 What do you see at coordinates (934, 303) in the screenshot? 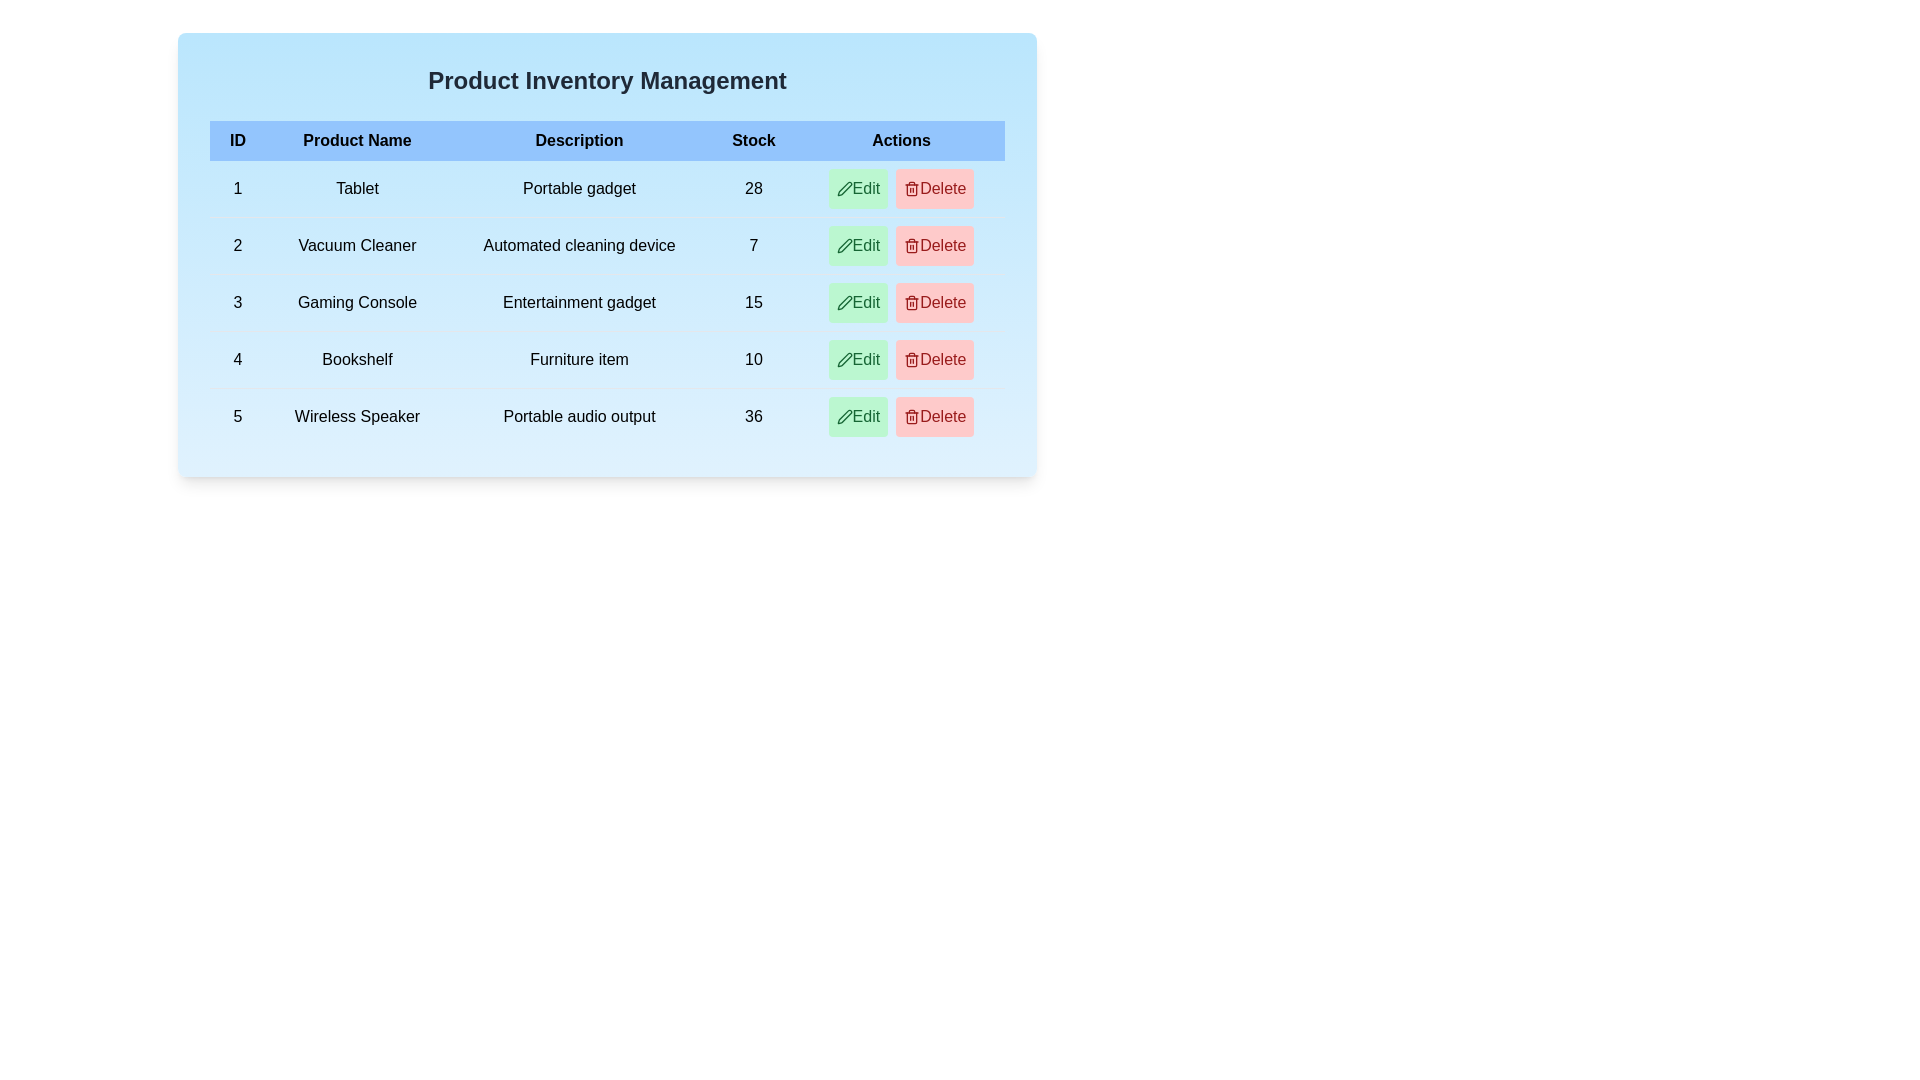
I see `the 'Delete' button with a red background and trash can icon, located in the third row under the 'Actions' column` at bounding box center [934, 303].